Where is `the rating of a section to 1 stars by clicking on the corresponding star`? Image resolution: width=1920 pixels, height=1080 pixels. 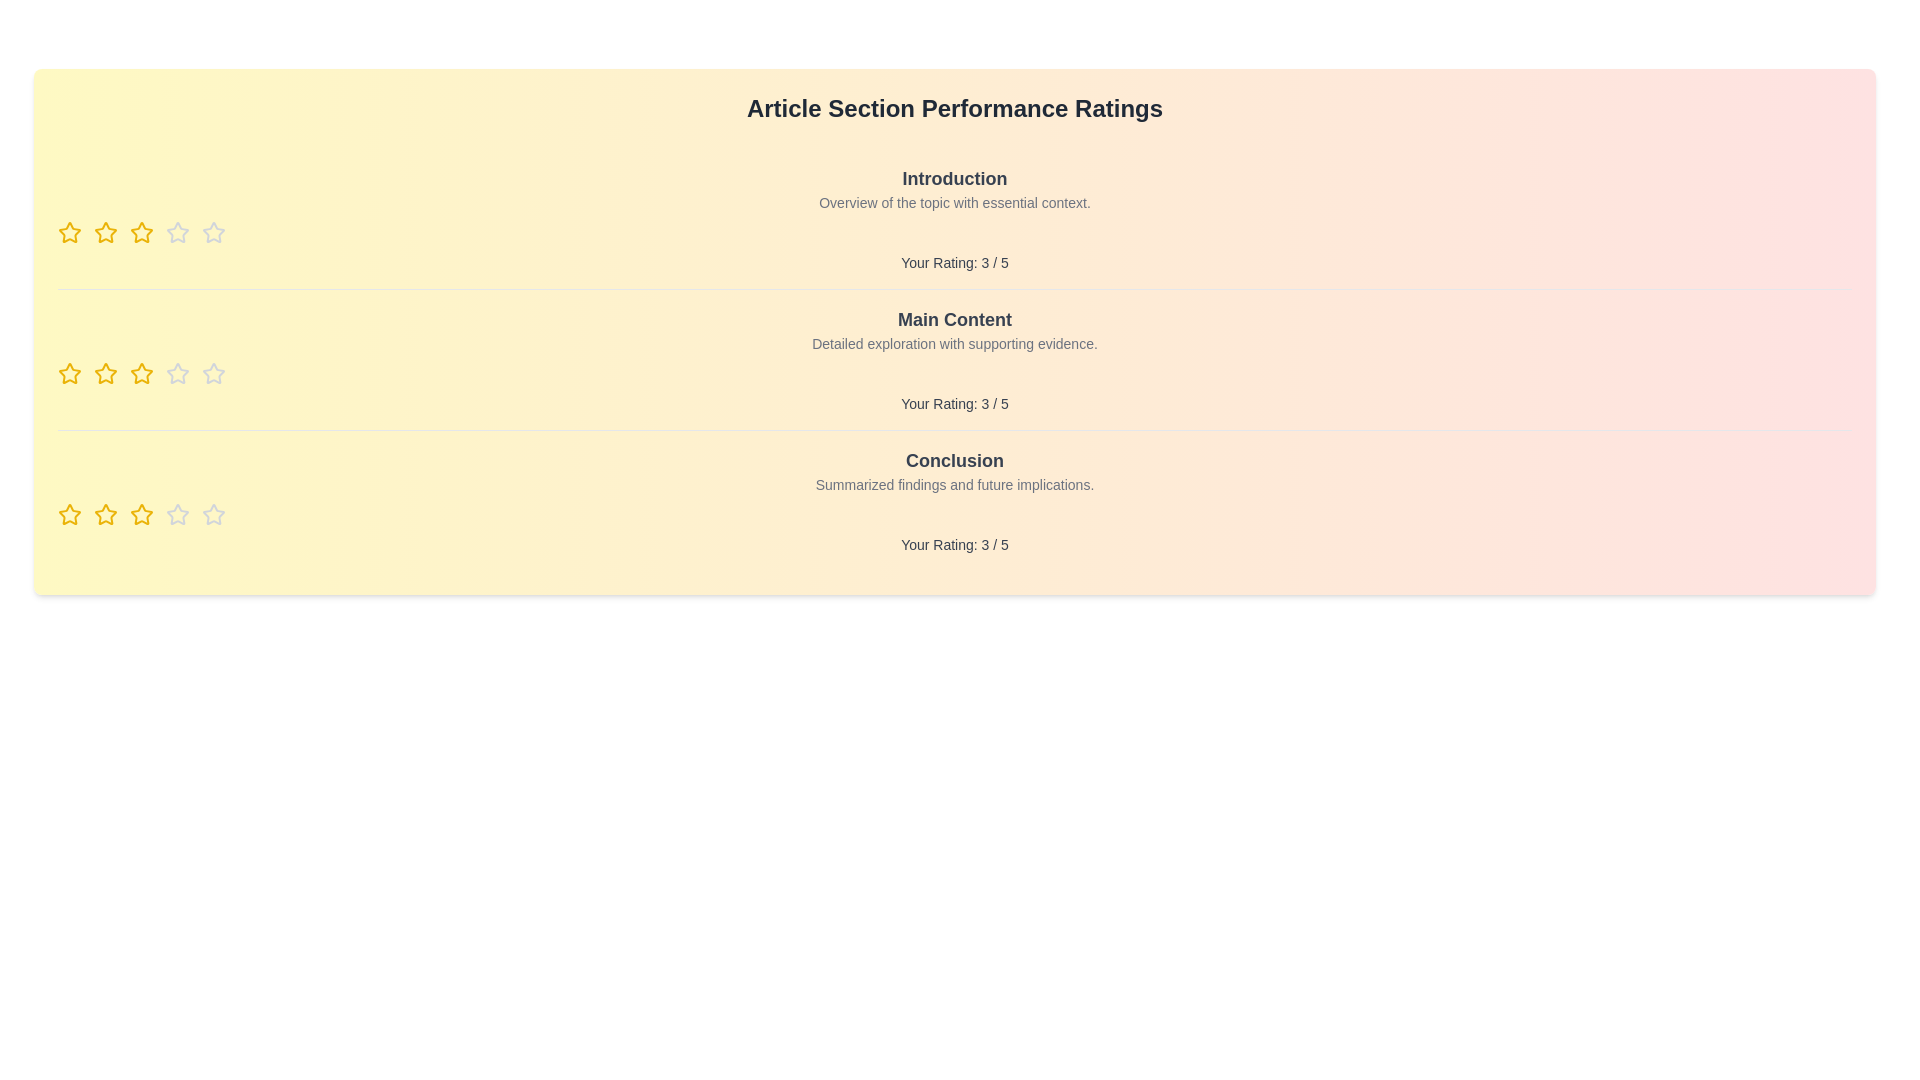
the rating of a section to 1 stars by clicking on the corresponding star is located at coordinates (70, 231).